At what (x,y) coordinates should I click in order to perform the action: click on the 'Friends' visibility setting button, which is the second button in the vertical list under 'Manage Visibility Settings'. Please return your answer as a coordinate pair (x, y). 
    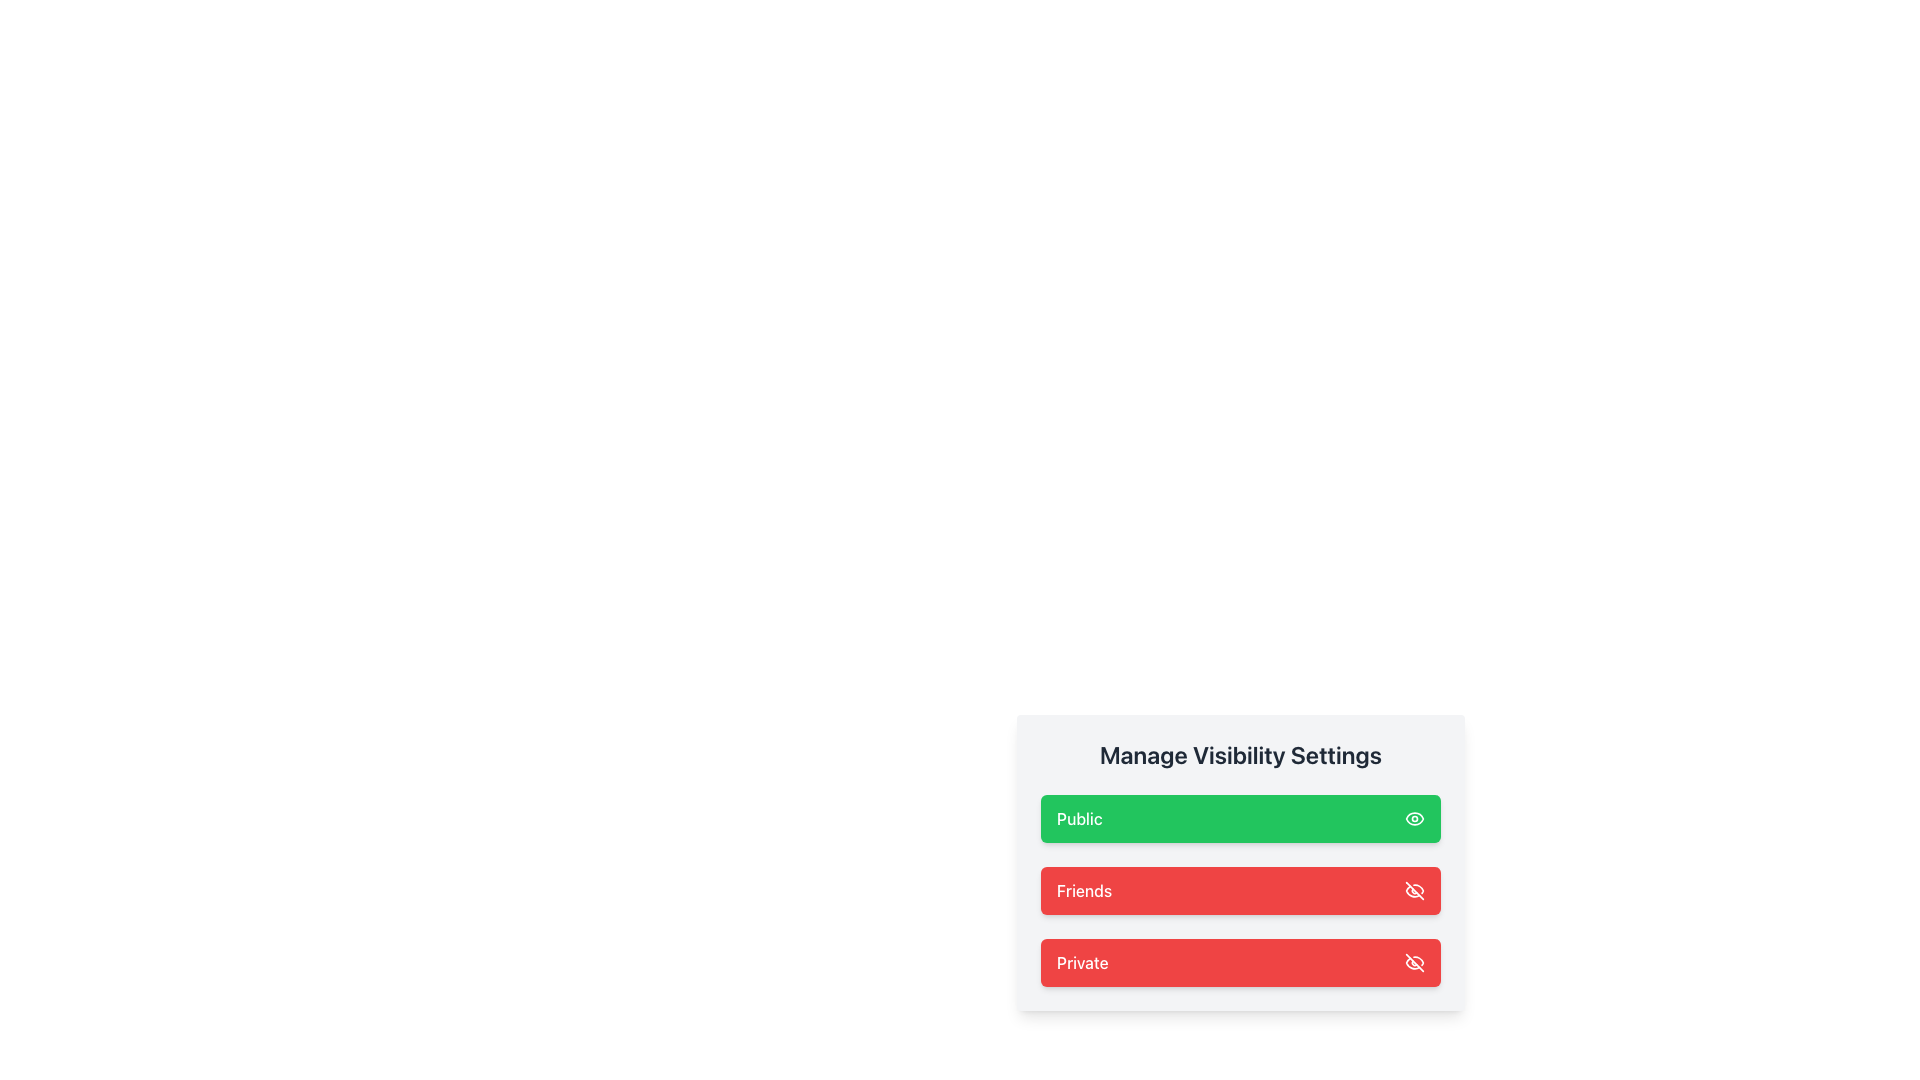
    Looking at the image, I should click on (1240, 890).